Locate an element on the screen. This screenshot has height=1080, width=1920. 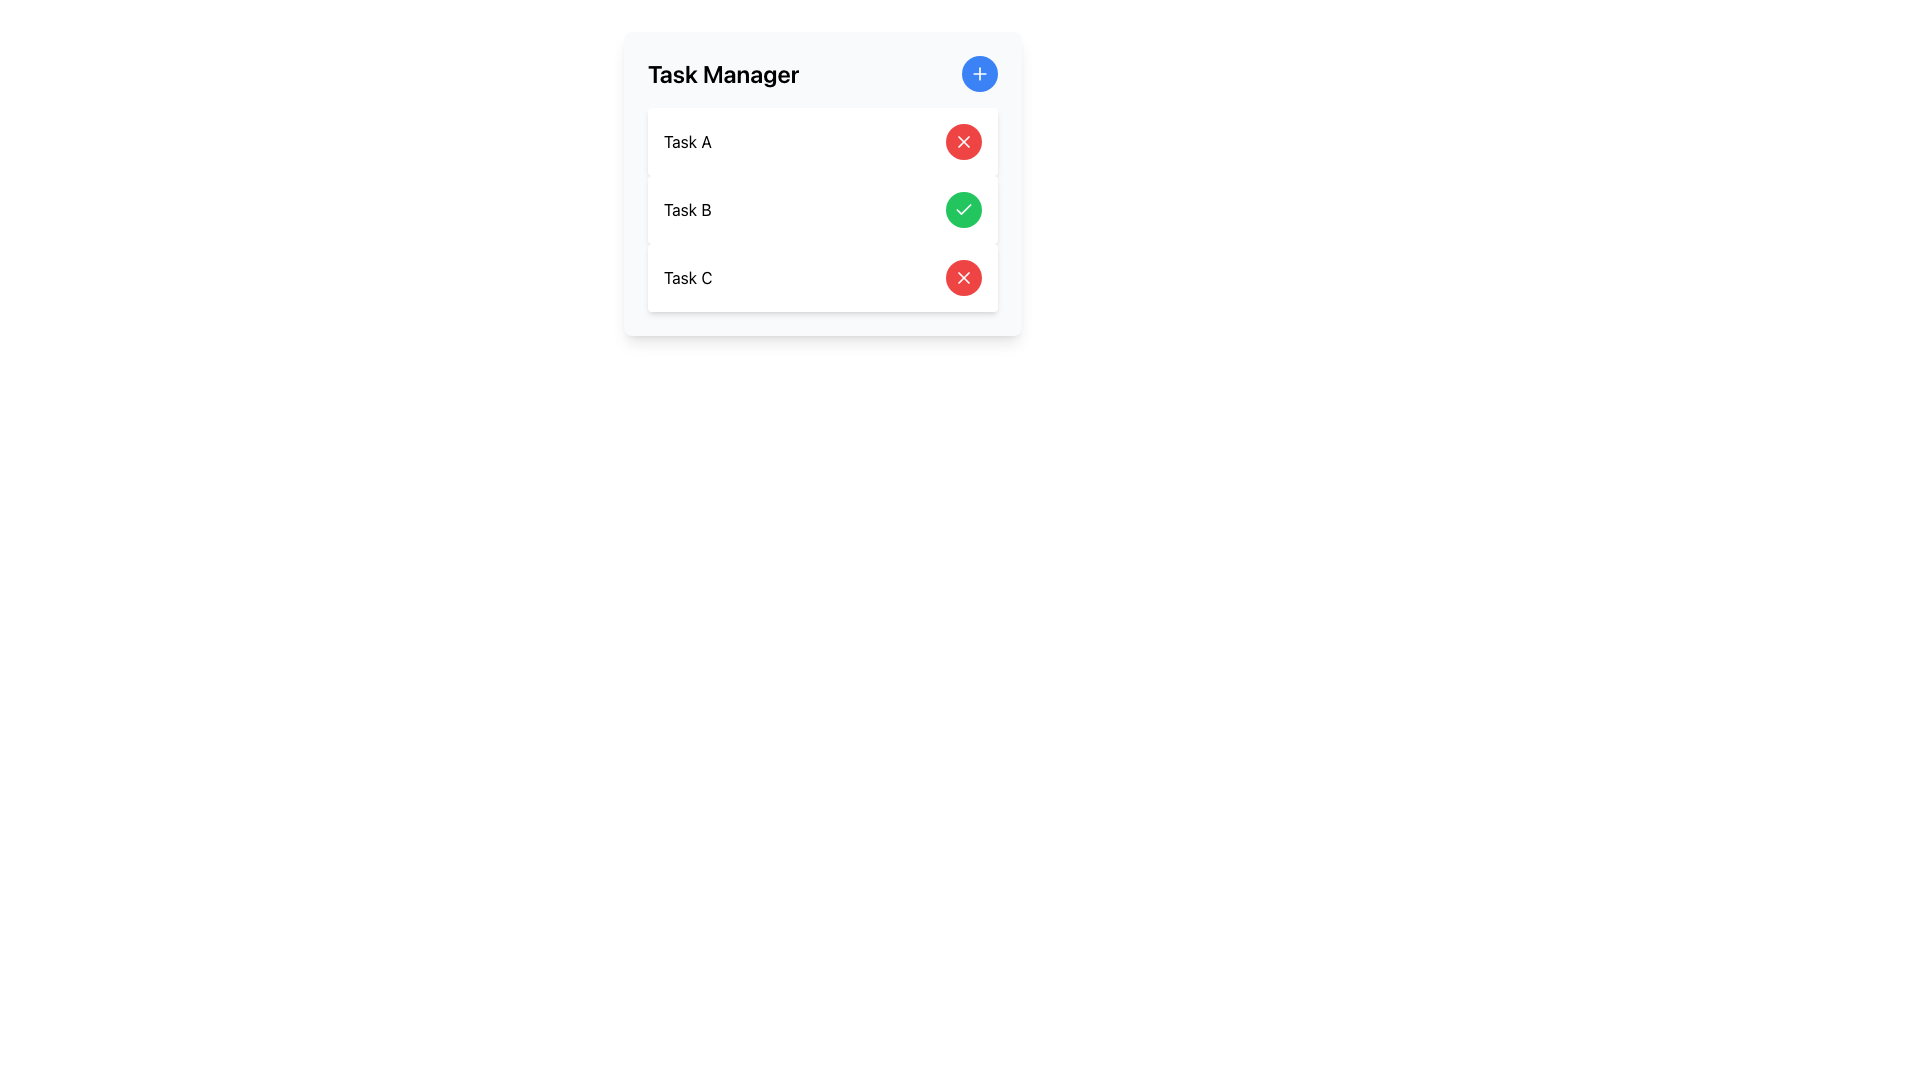
the red diagonal cross icon inside the circular button is located at coordinates (964, 141).